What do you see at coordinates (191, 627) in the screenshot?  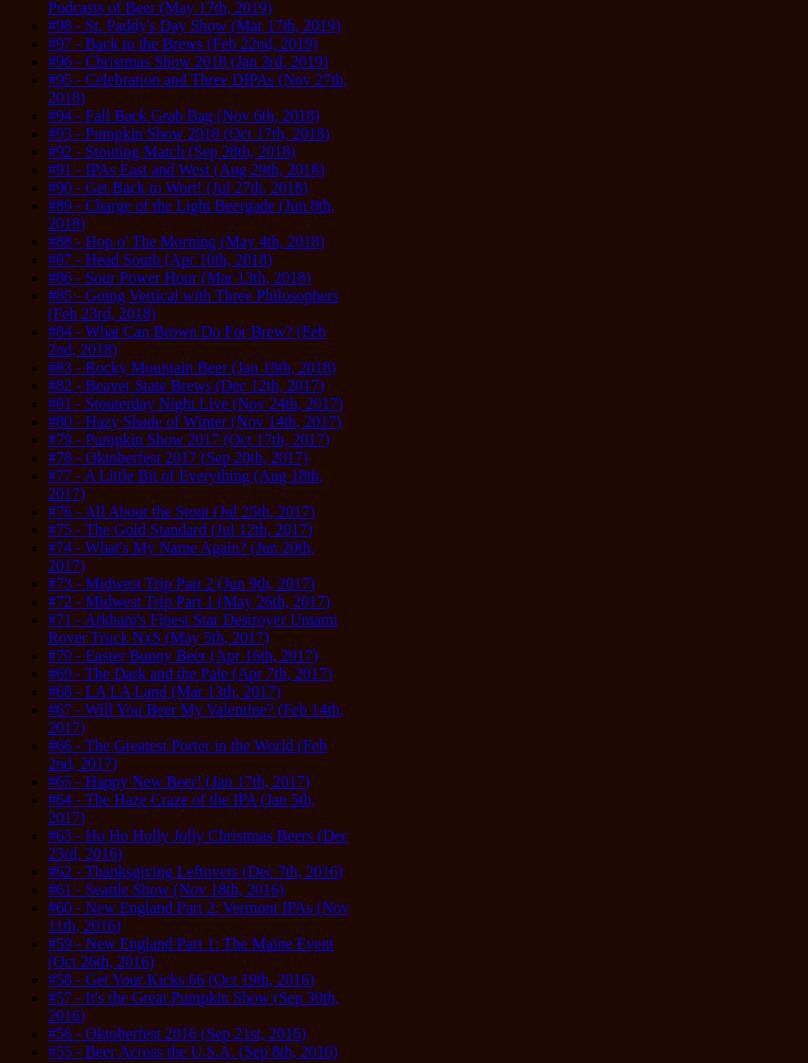 I see `'#71 - Arkham's Finest Star Destroyer Umami Rover Truck NxS (May 5th, 2017)'` at bounding box center [191, 627].